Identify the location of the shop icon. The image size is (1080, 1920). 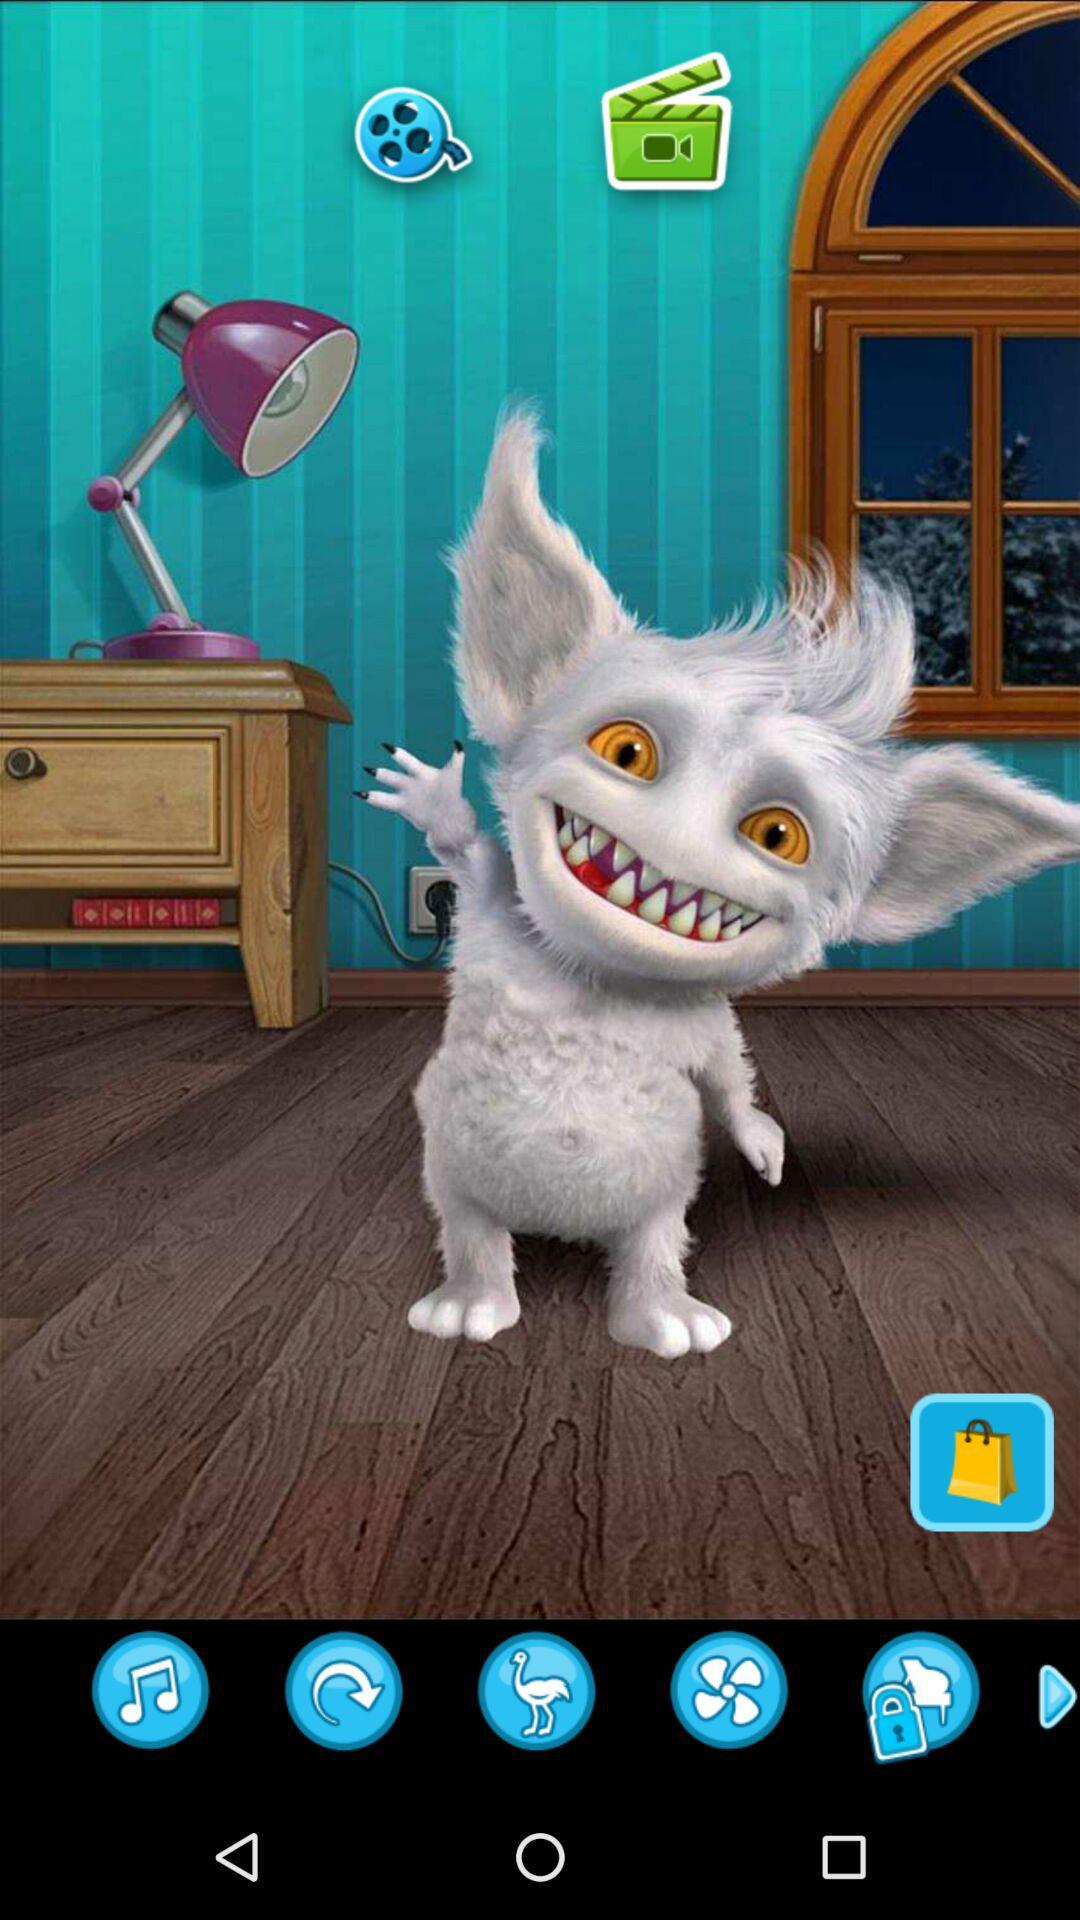
(981, 1564).